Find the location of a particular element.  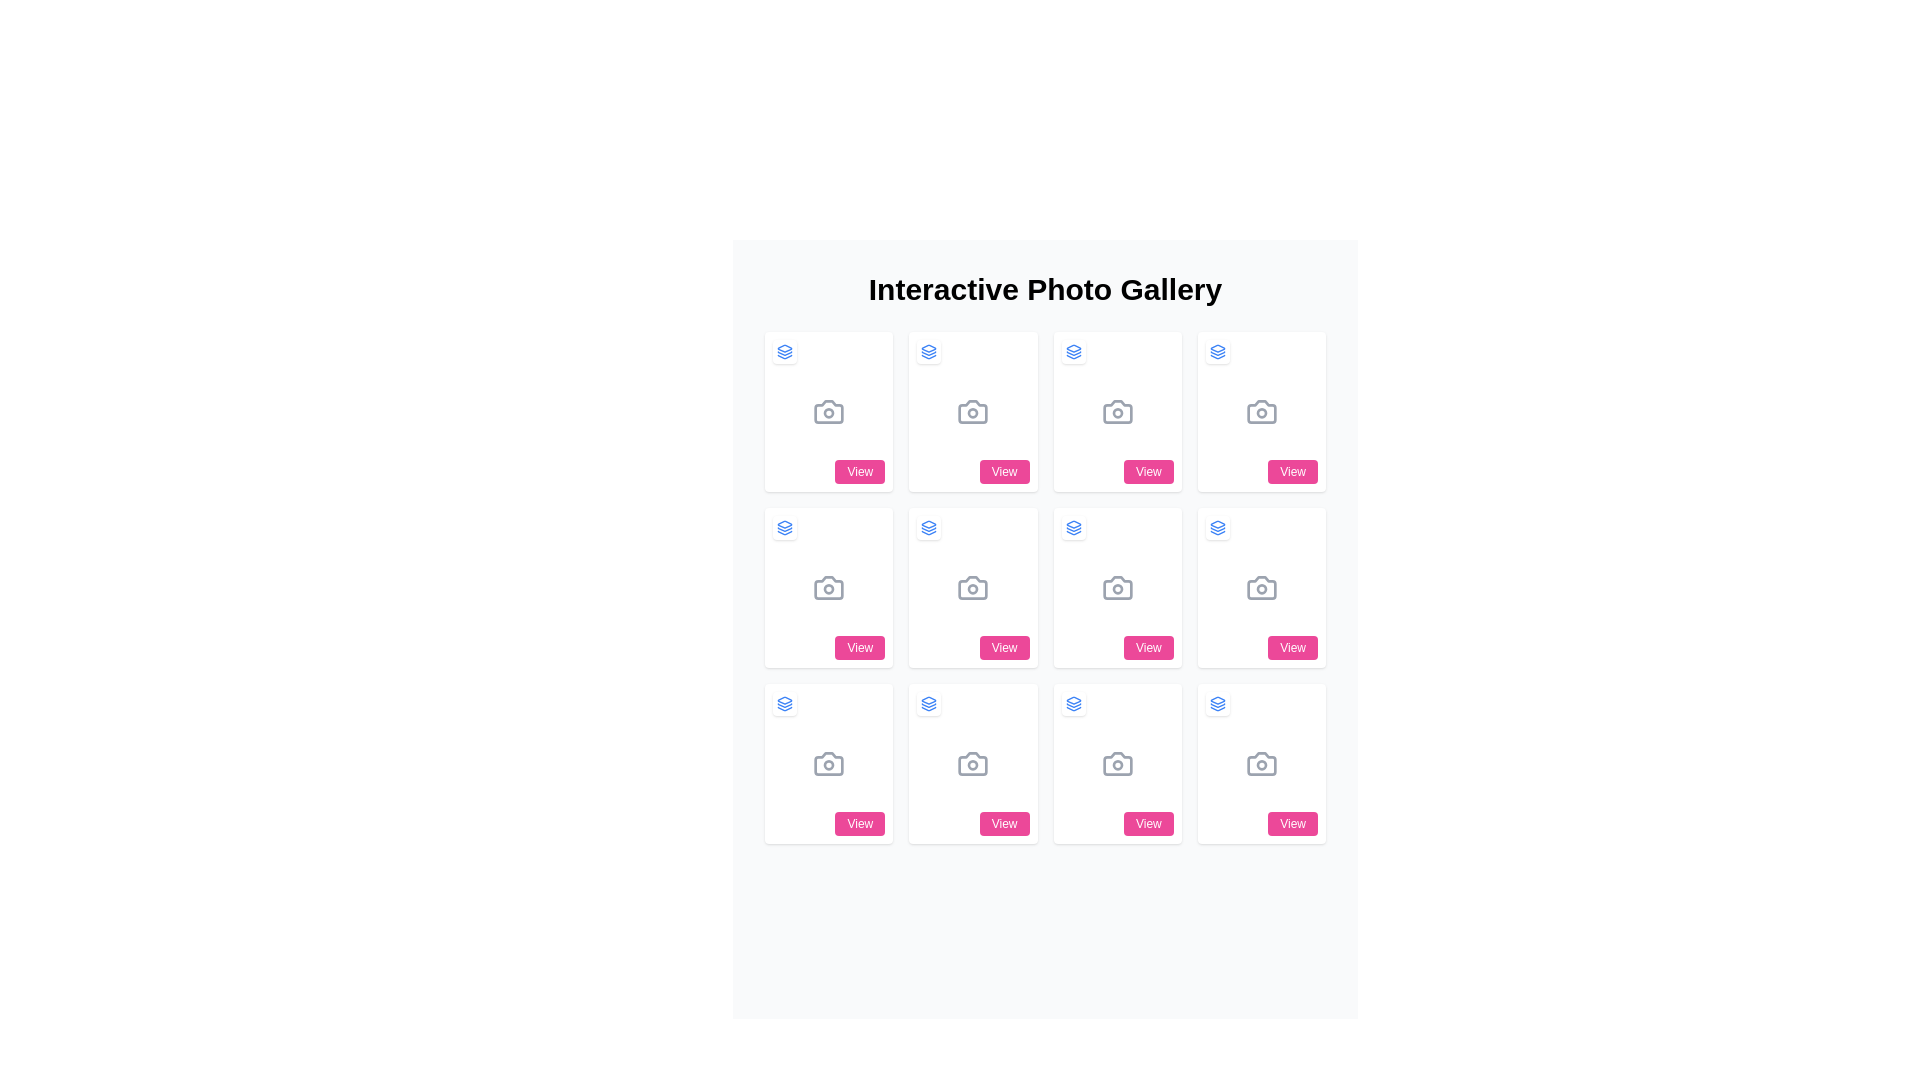

the camera icon located in the third column of the first row beneath the 'Interactive Photo Gallery' header is located at coordinates (1116, 411).